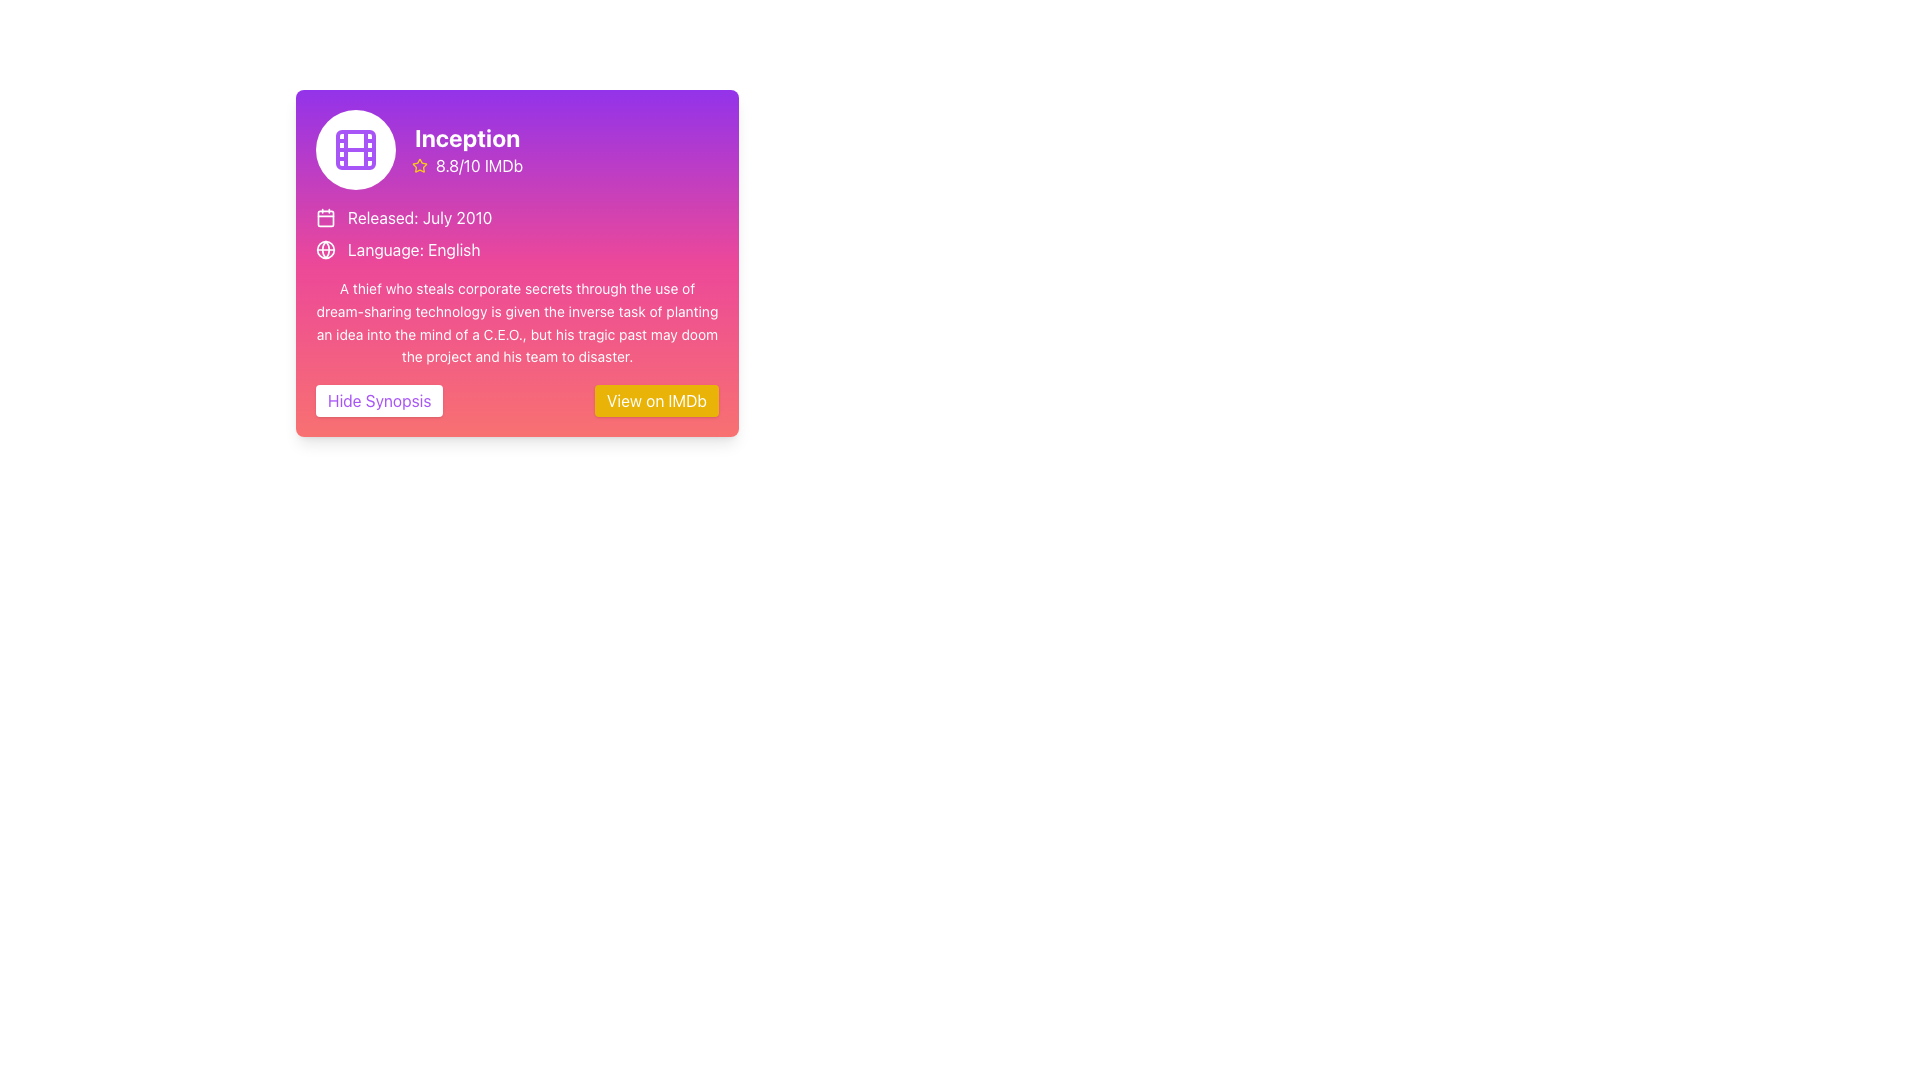 This screenshot has width=1920, height=1080. I want to click on the star rating SVG icon located near the top-left section of the interface, adjacent to the IMDb rating icon for the title 'Inception', so click(419, 164).